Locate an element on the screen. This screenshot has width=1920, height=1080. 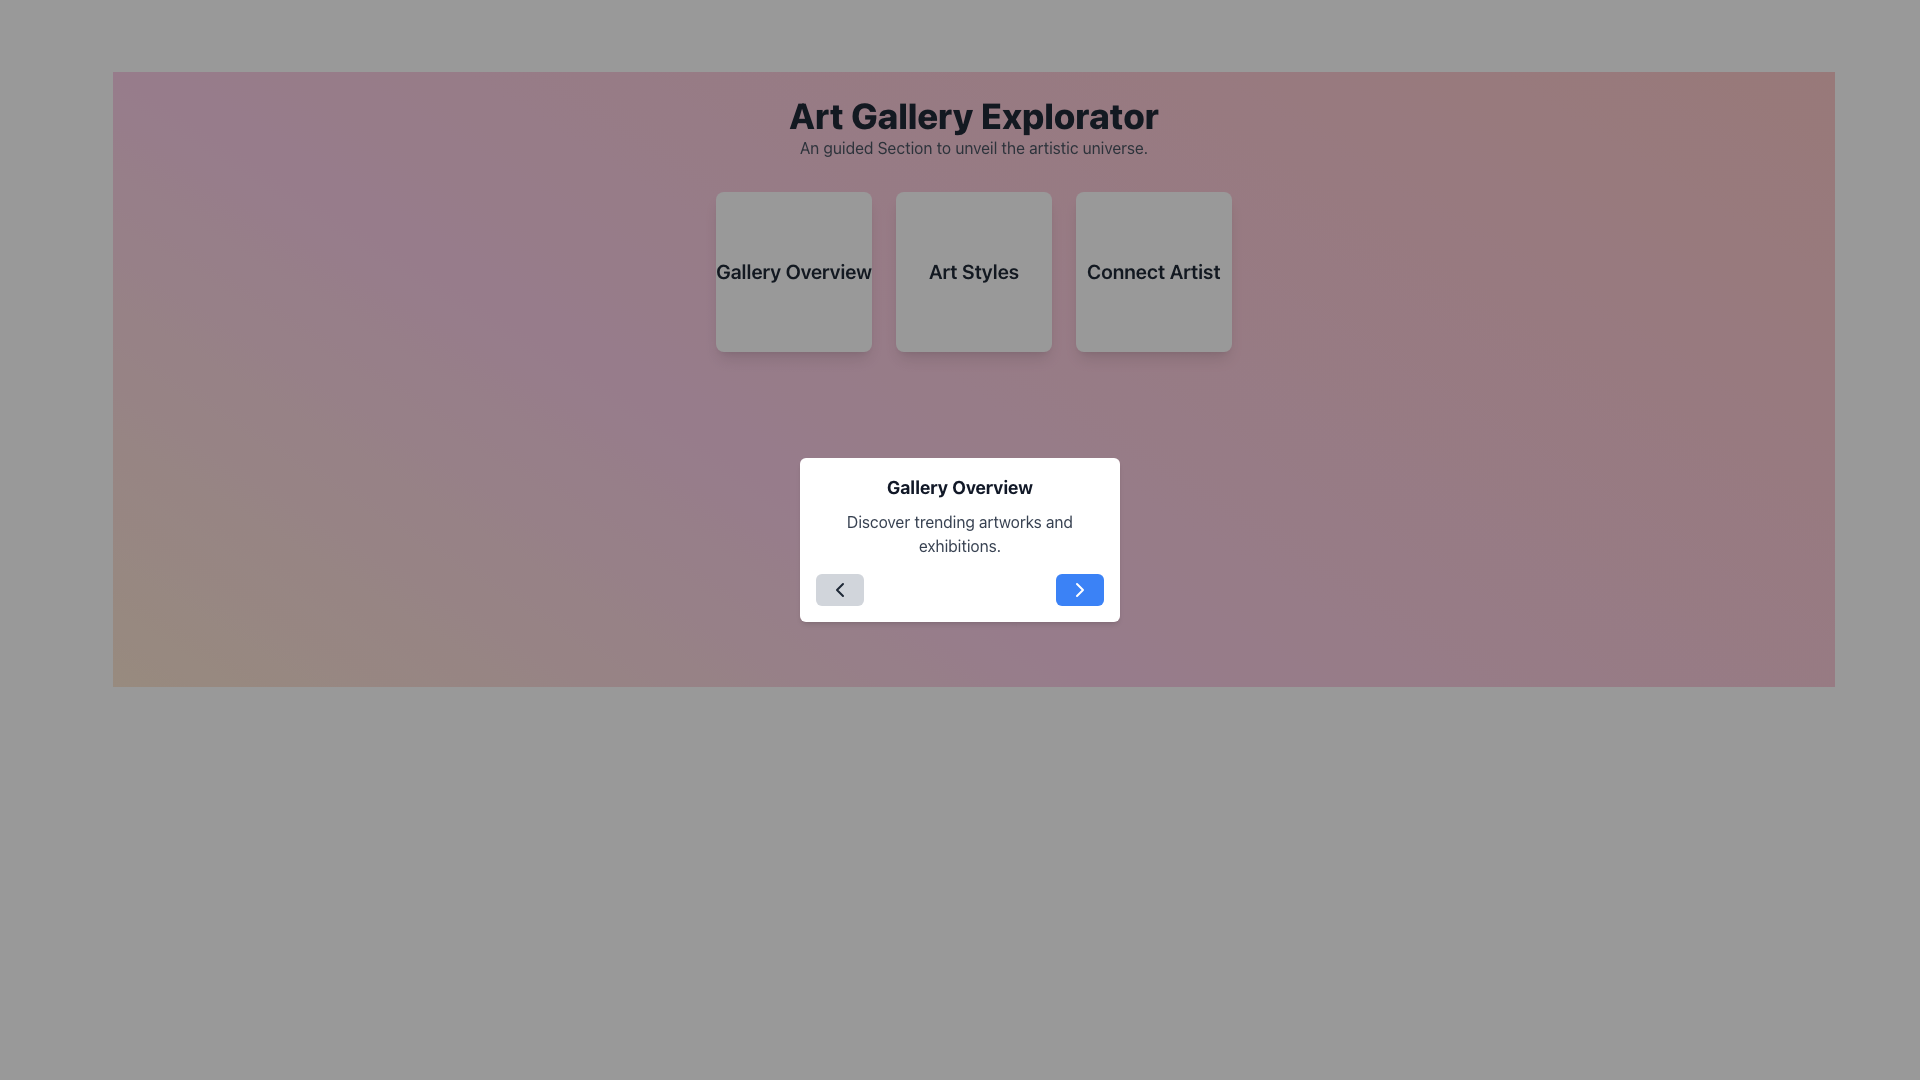
static text that provides context or information about the 'Gallery Overview', which is centrally aligned within the card located in the middle bottom section of the interface is located at coordinates (960, 532).